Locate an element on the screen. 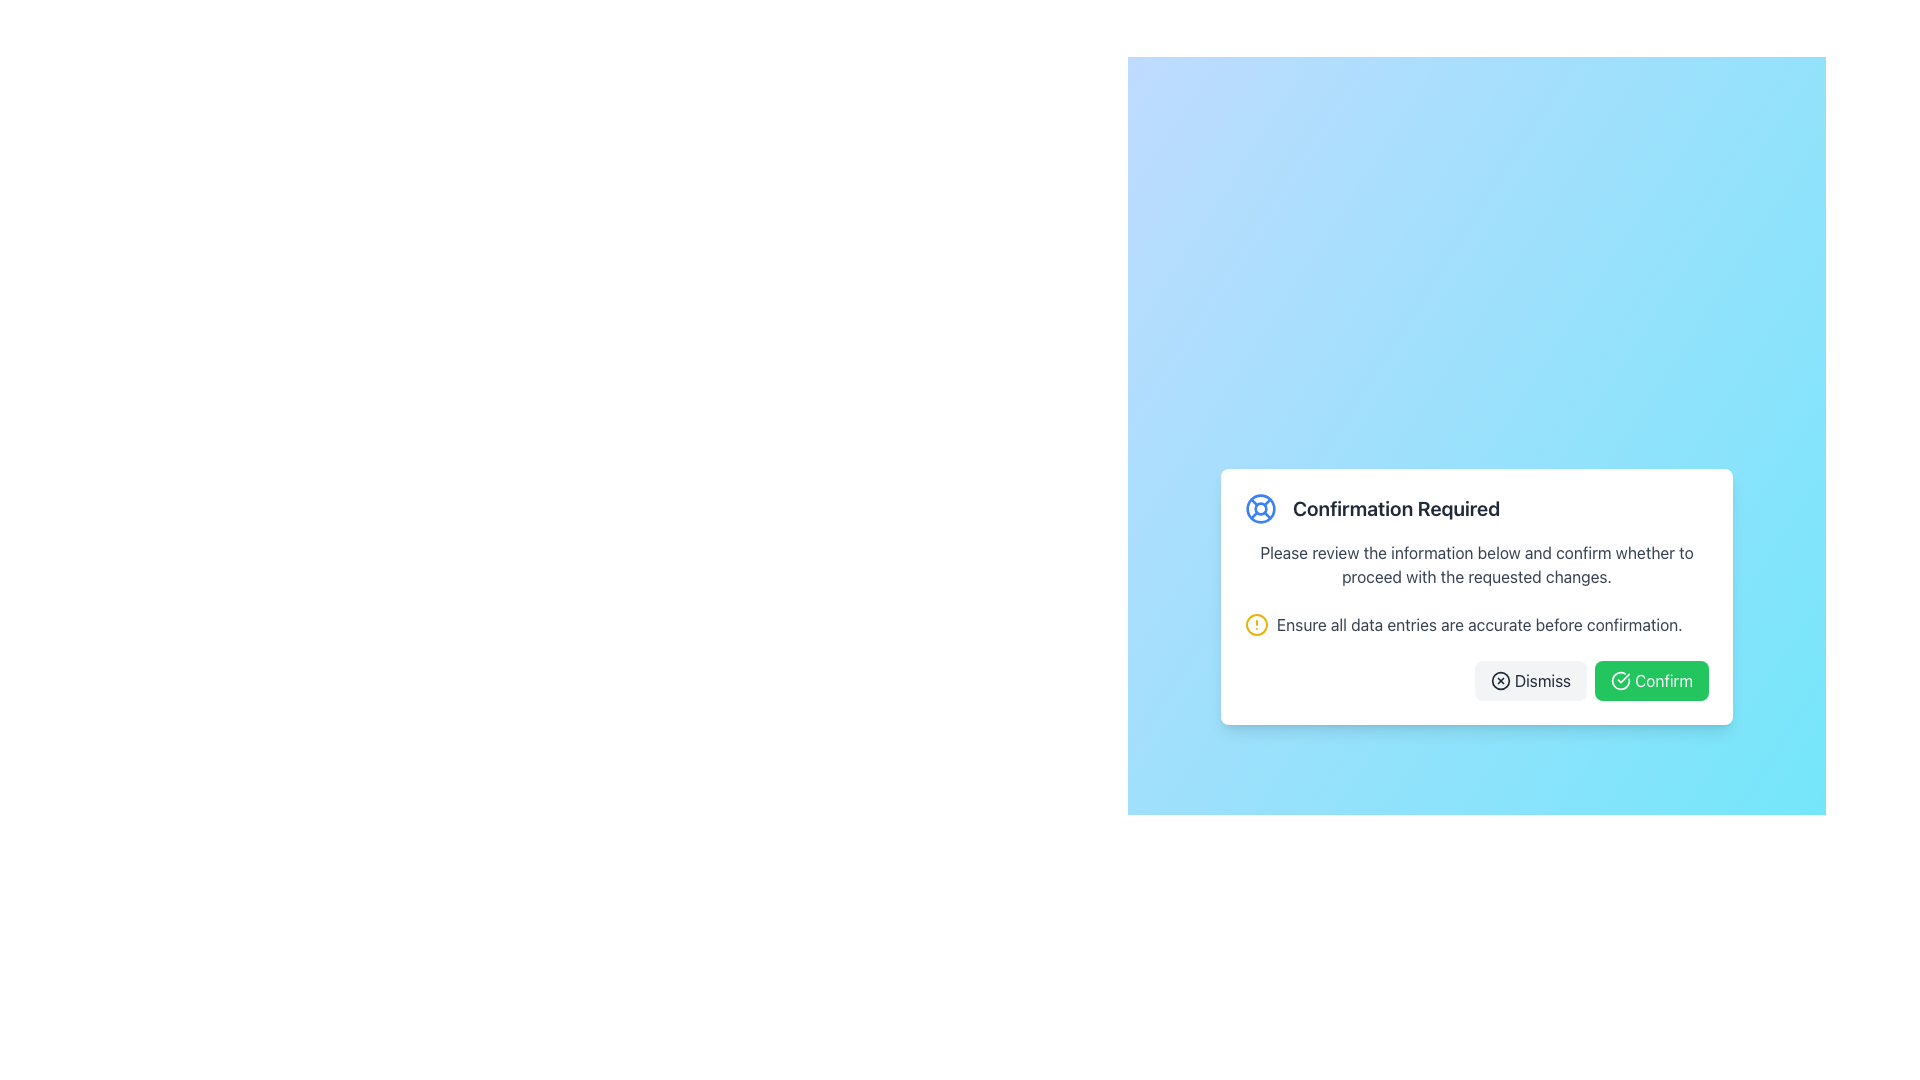 The image size is (1920, 1080). the SVG Circle element that serves as the outer ring of the life buoy icon in the confirmation dialog box, located above the text 'Confirmation Required' is located at coordinates (1260, 507).